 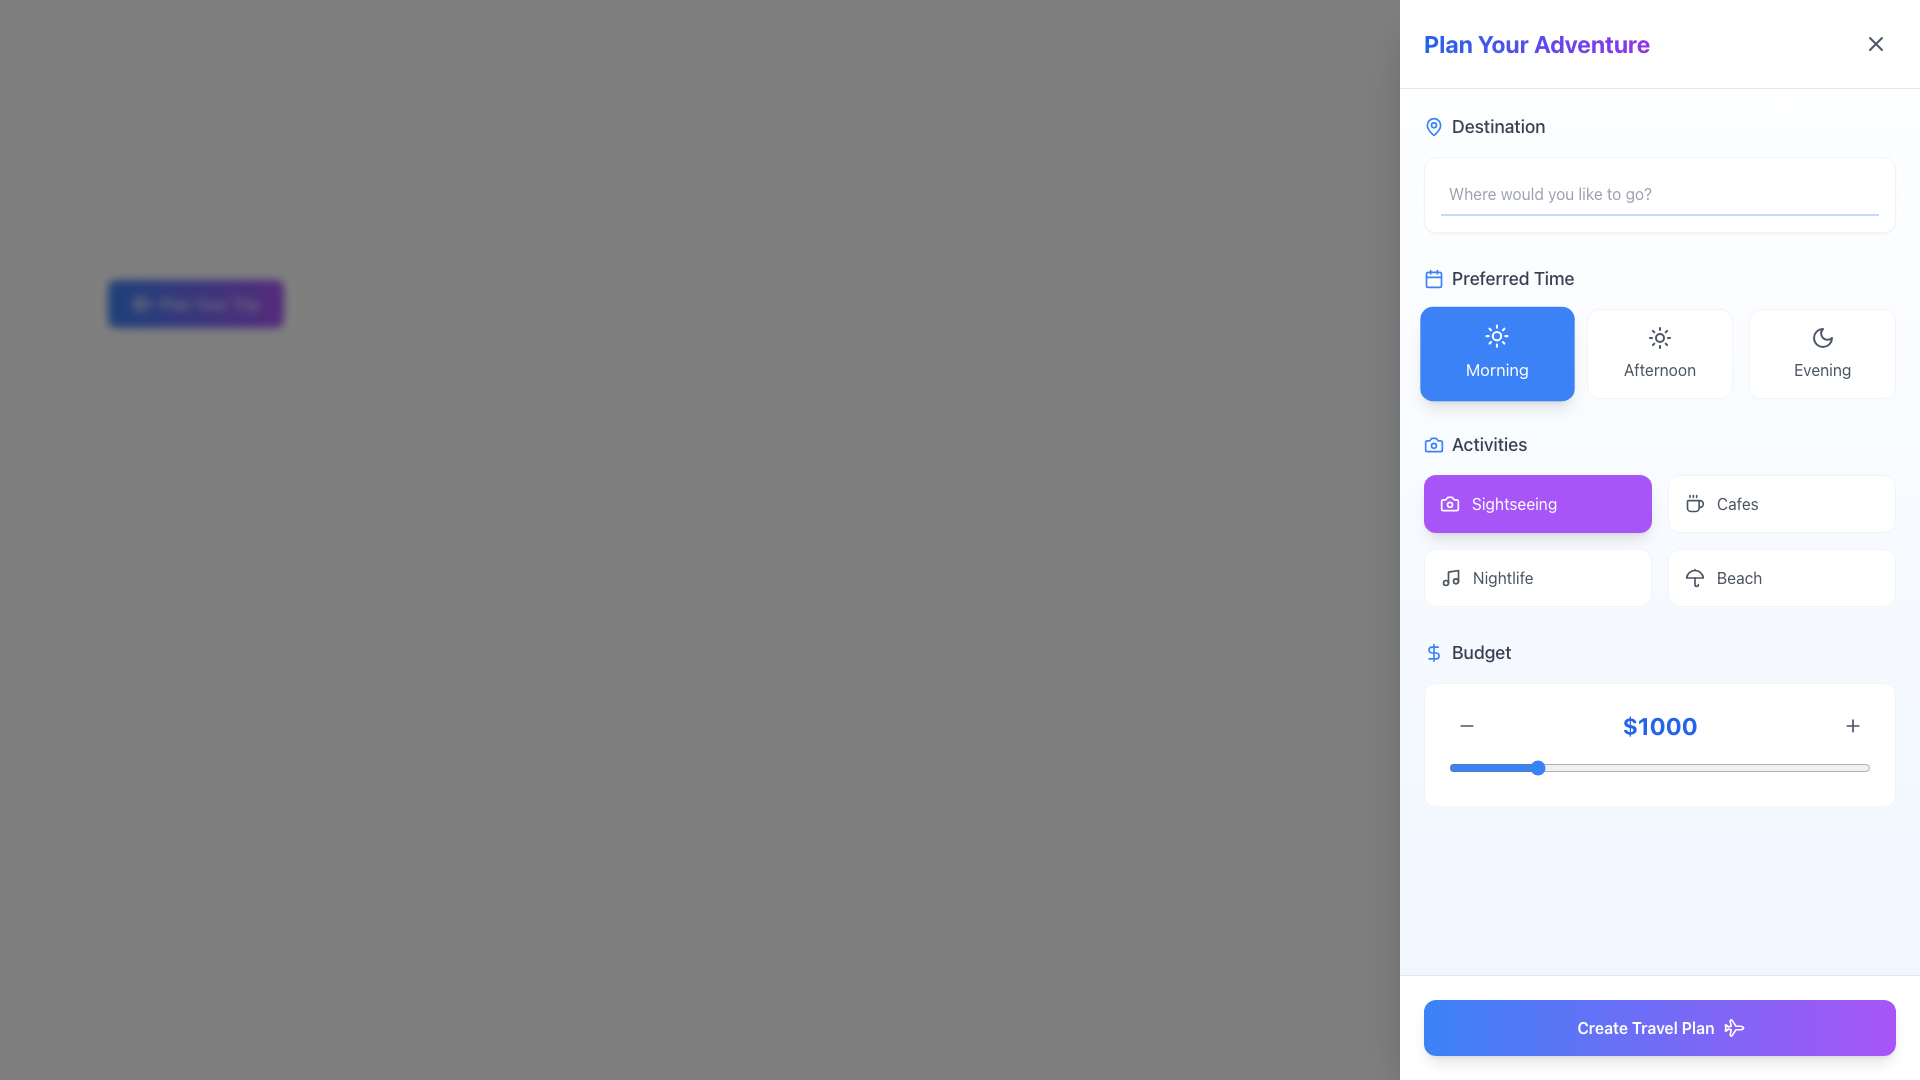 What do you see at coordinates (1433, 127) in the screenshot?
I see `the destination icon located to the left of the 'Destination' label in the header section` at bounding box center [1433, 127].